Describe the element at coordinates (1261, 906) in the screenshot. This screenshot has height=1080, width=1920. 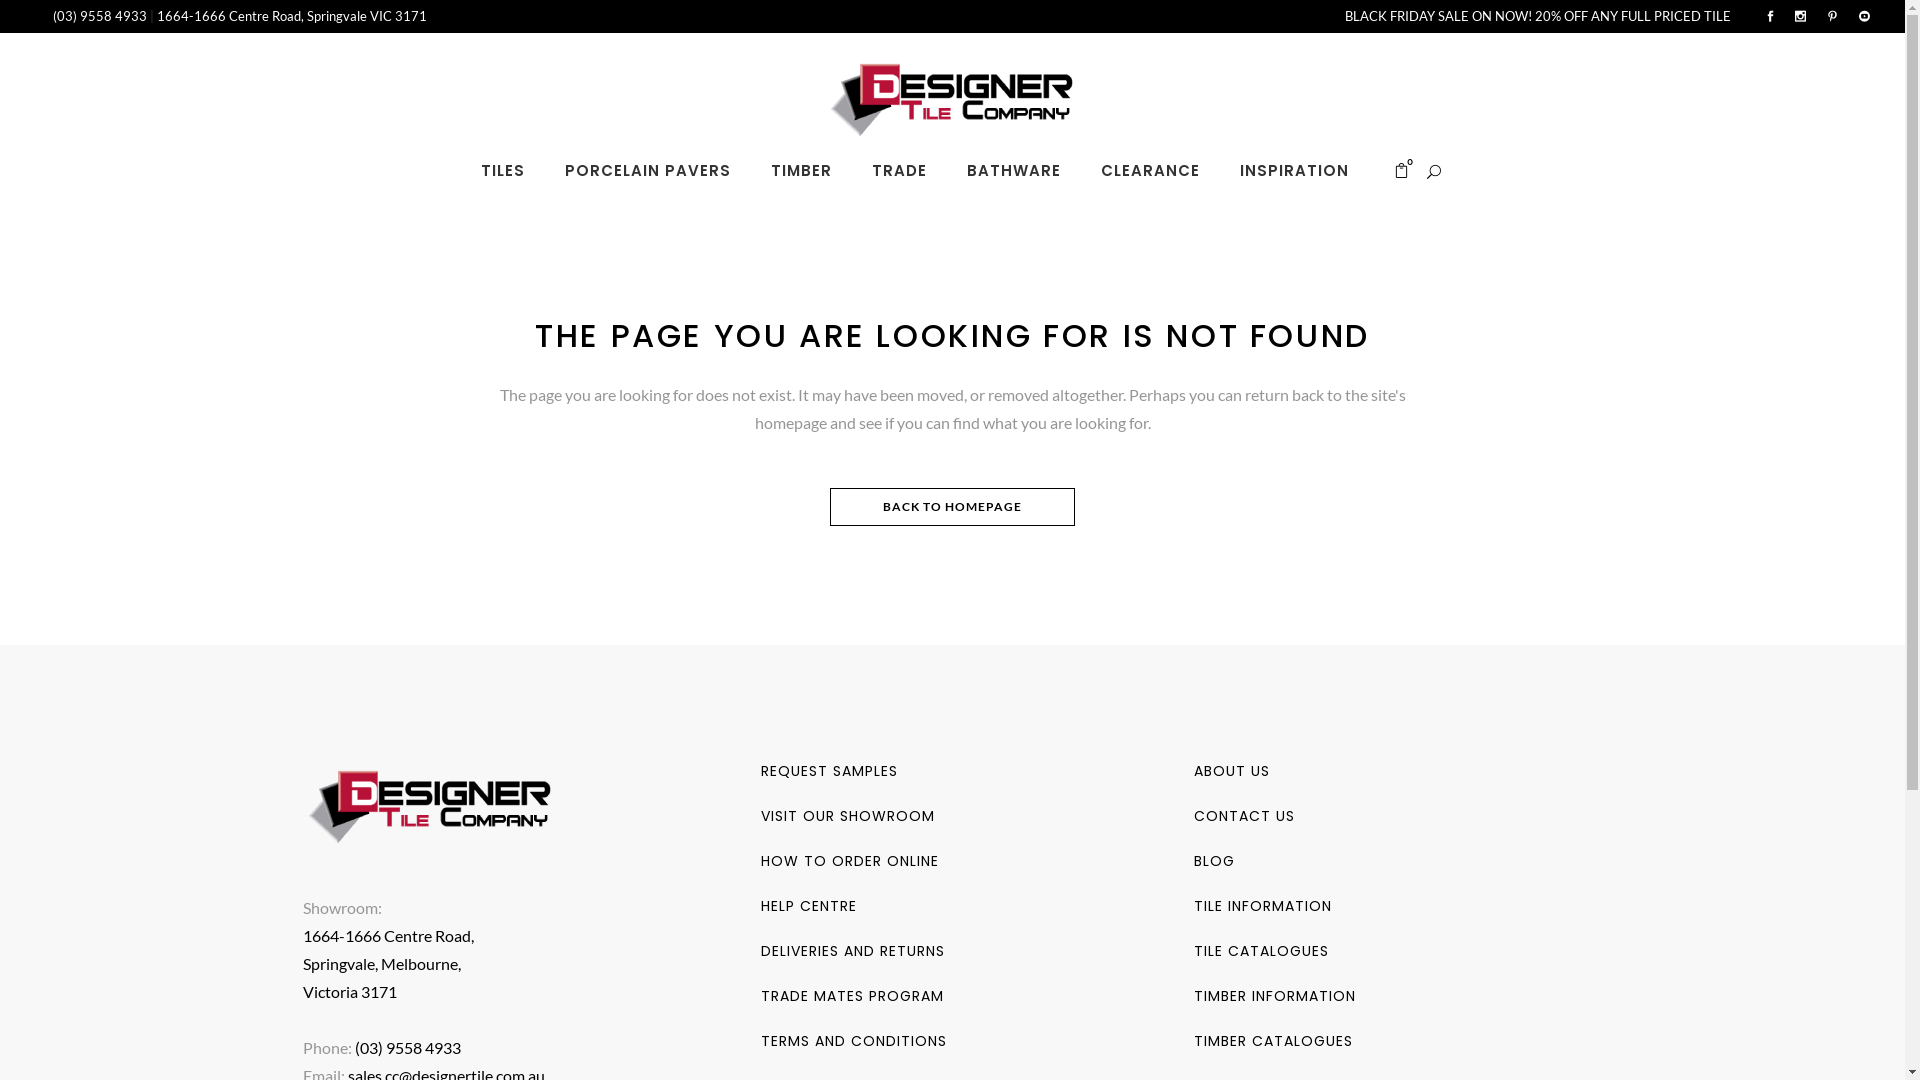
I see `'TILE INFORMATION'` at that location.